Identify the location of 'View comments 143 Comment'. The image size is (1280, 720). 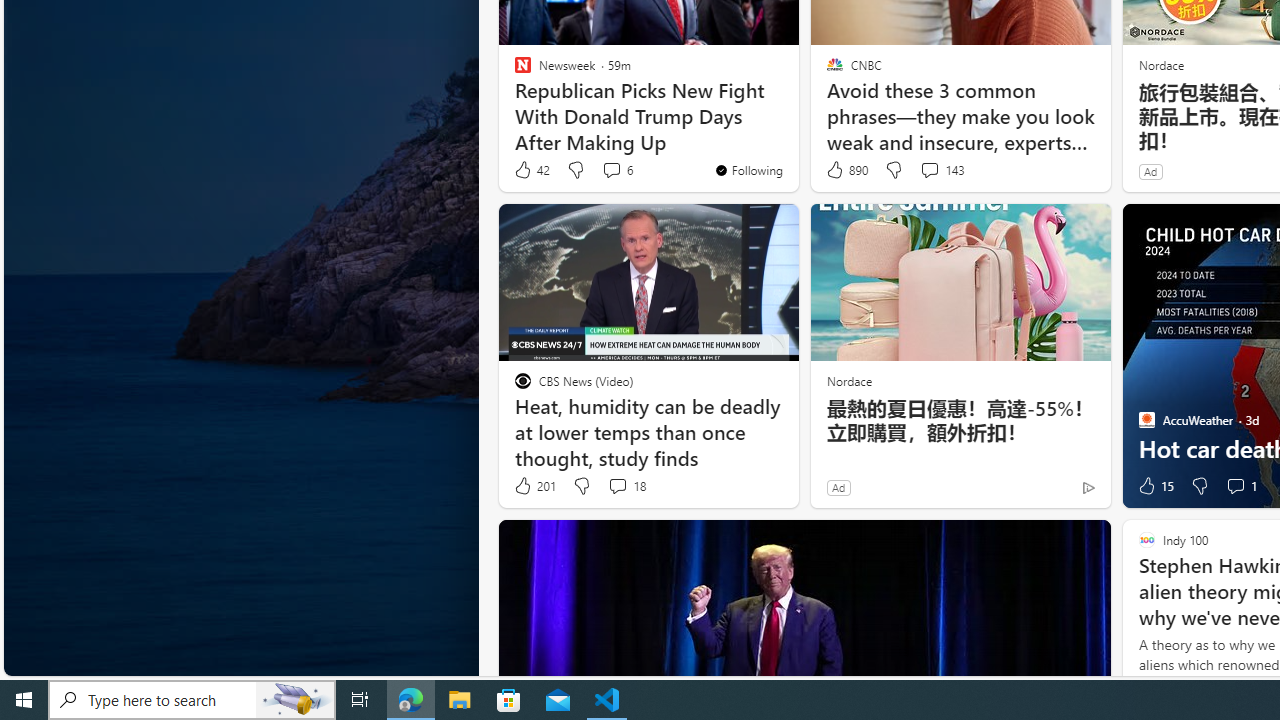
(941, 169).